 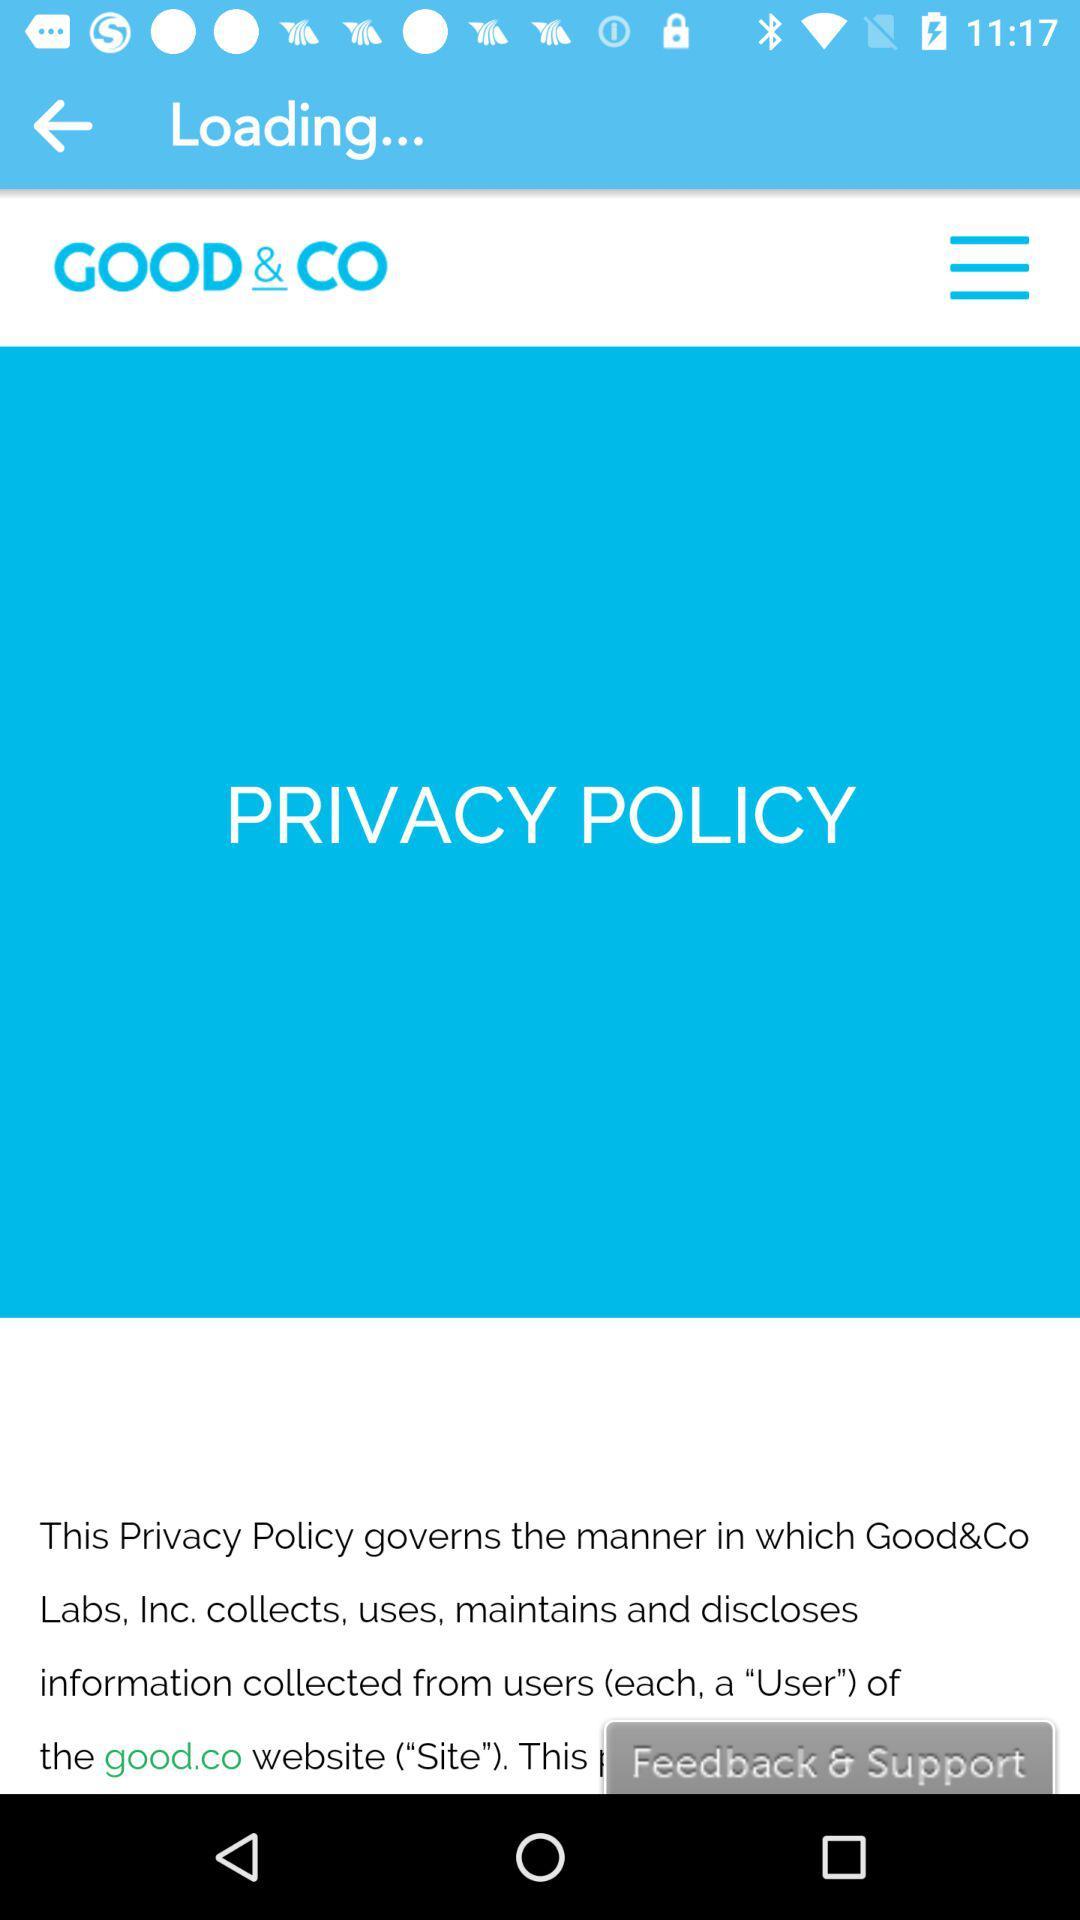 I want to click on display field, so click(x=540, y=991).